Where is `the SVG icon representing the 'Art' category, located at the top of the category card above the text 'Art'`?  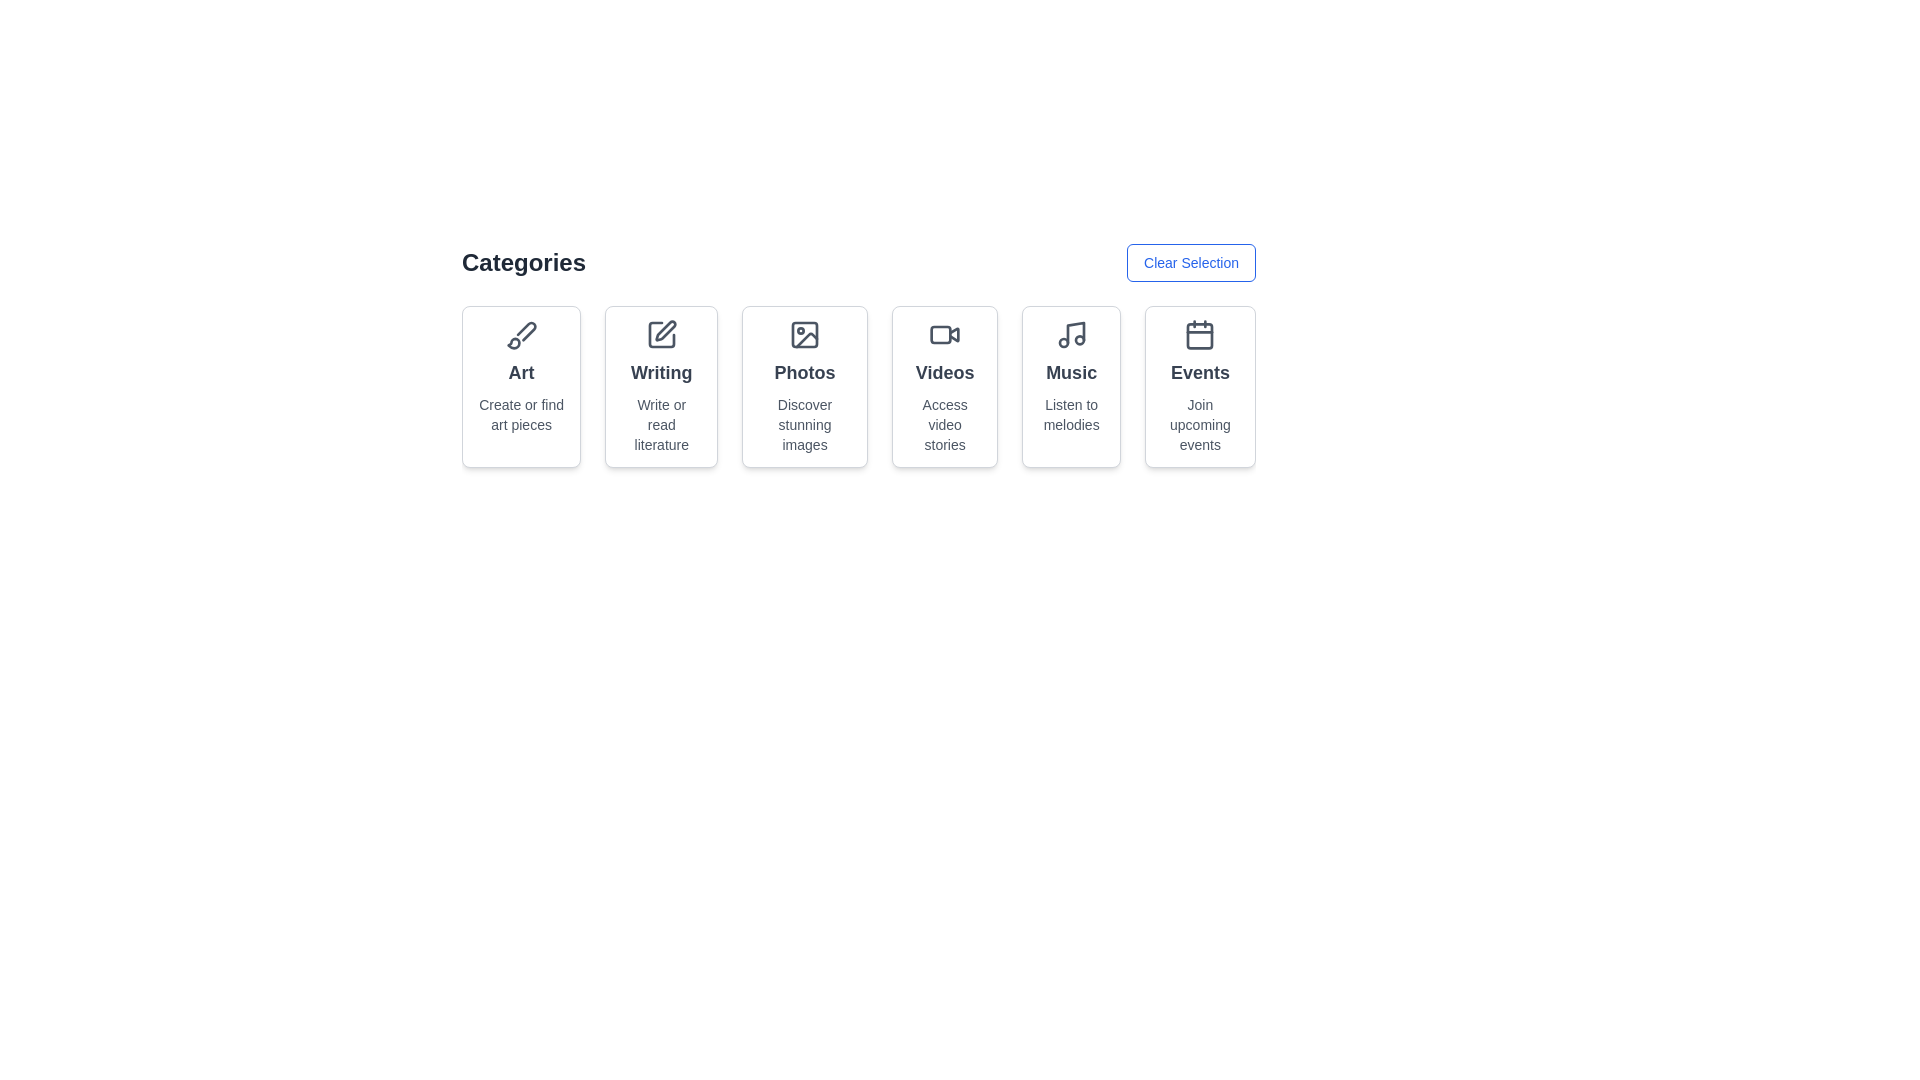 the SVG icon representing the 'Art' category, located at the top of the category card above the text 'Art' is located at coordinates (521, 334).